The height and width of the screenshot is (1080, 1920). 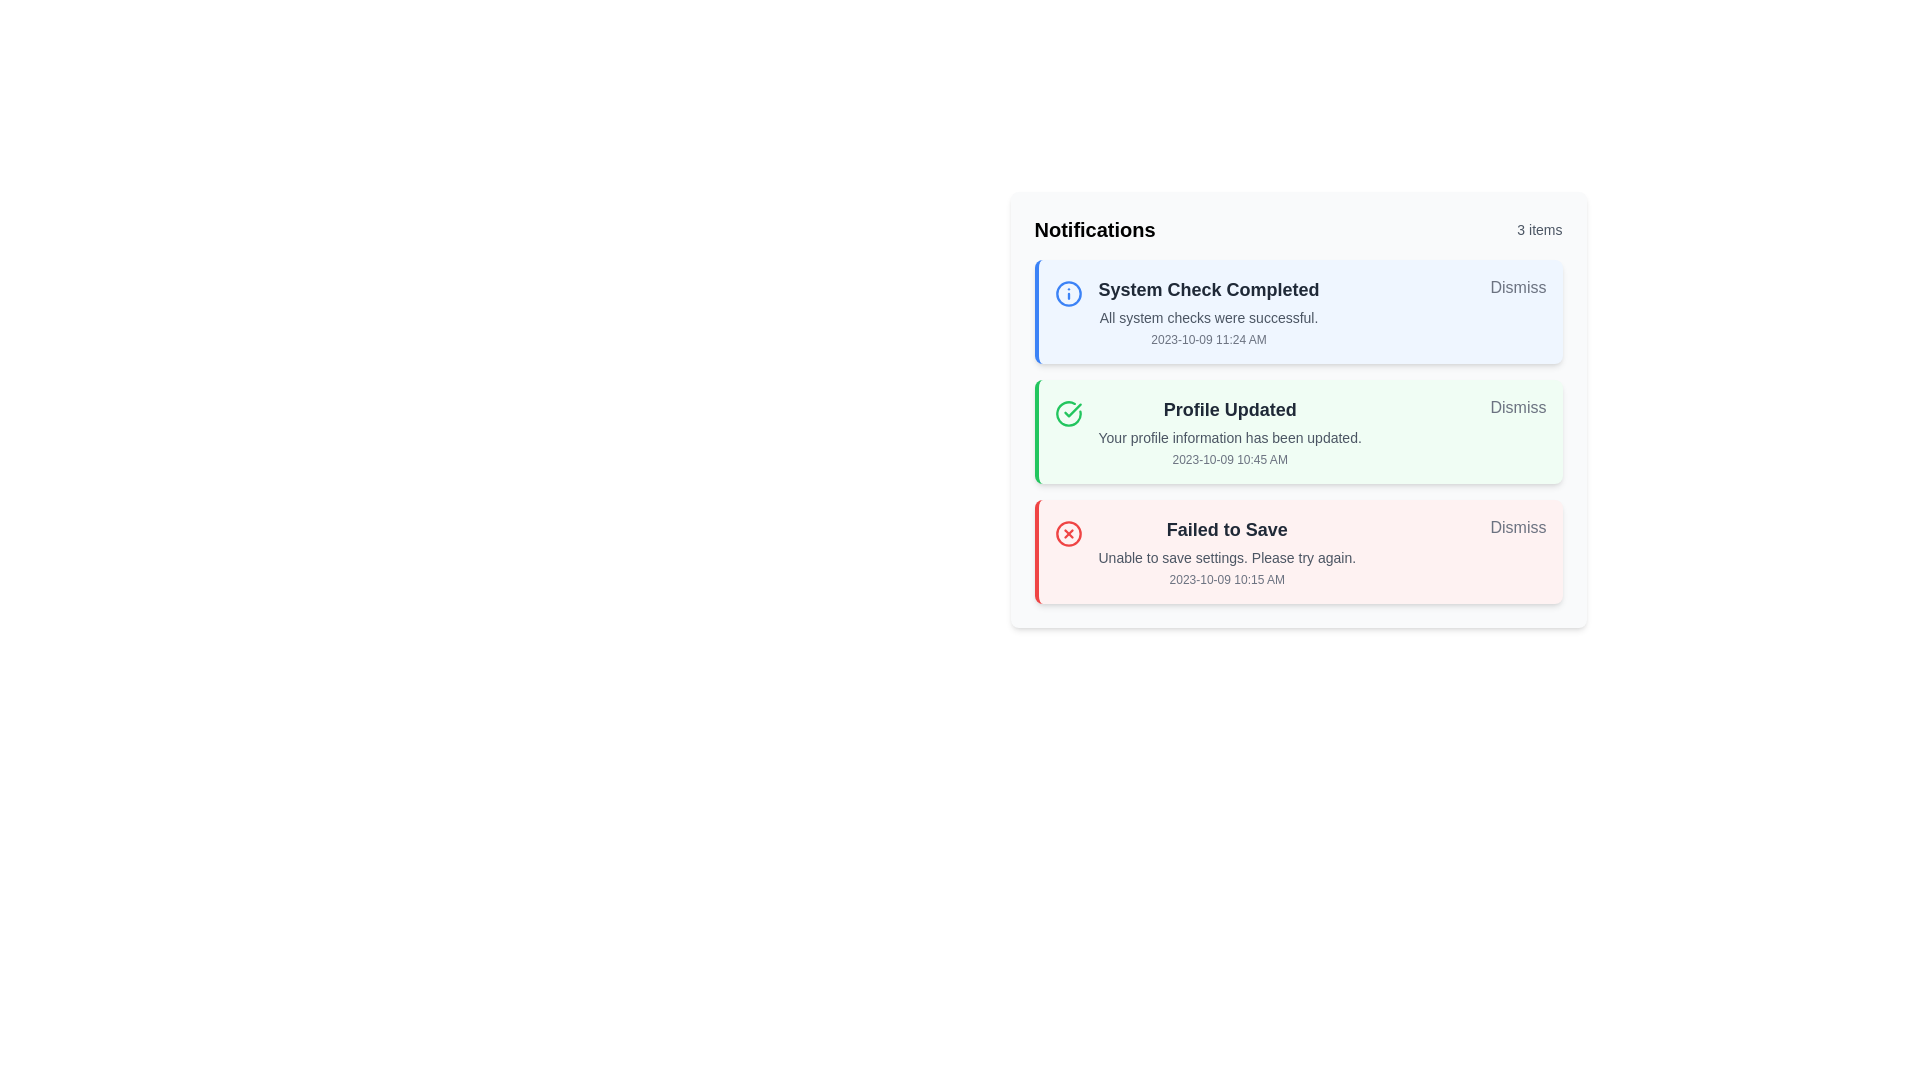 I want to click on the 'Dismiss' button located in the top-right corner of the red-bordered alert box at the bottom of the notifications list to change its text color, so click(x=1518, y=527).